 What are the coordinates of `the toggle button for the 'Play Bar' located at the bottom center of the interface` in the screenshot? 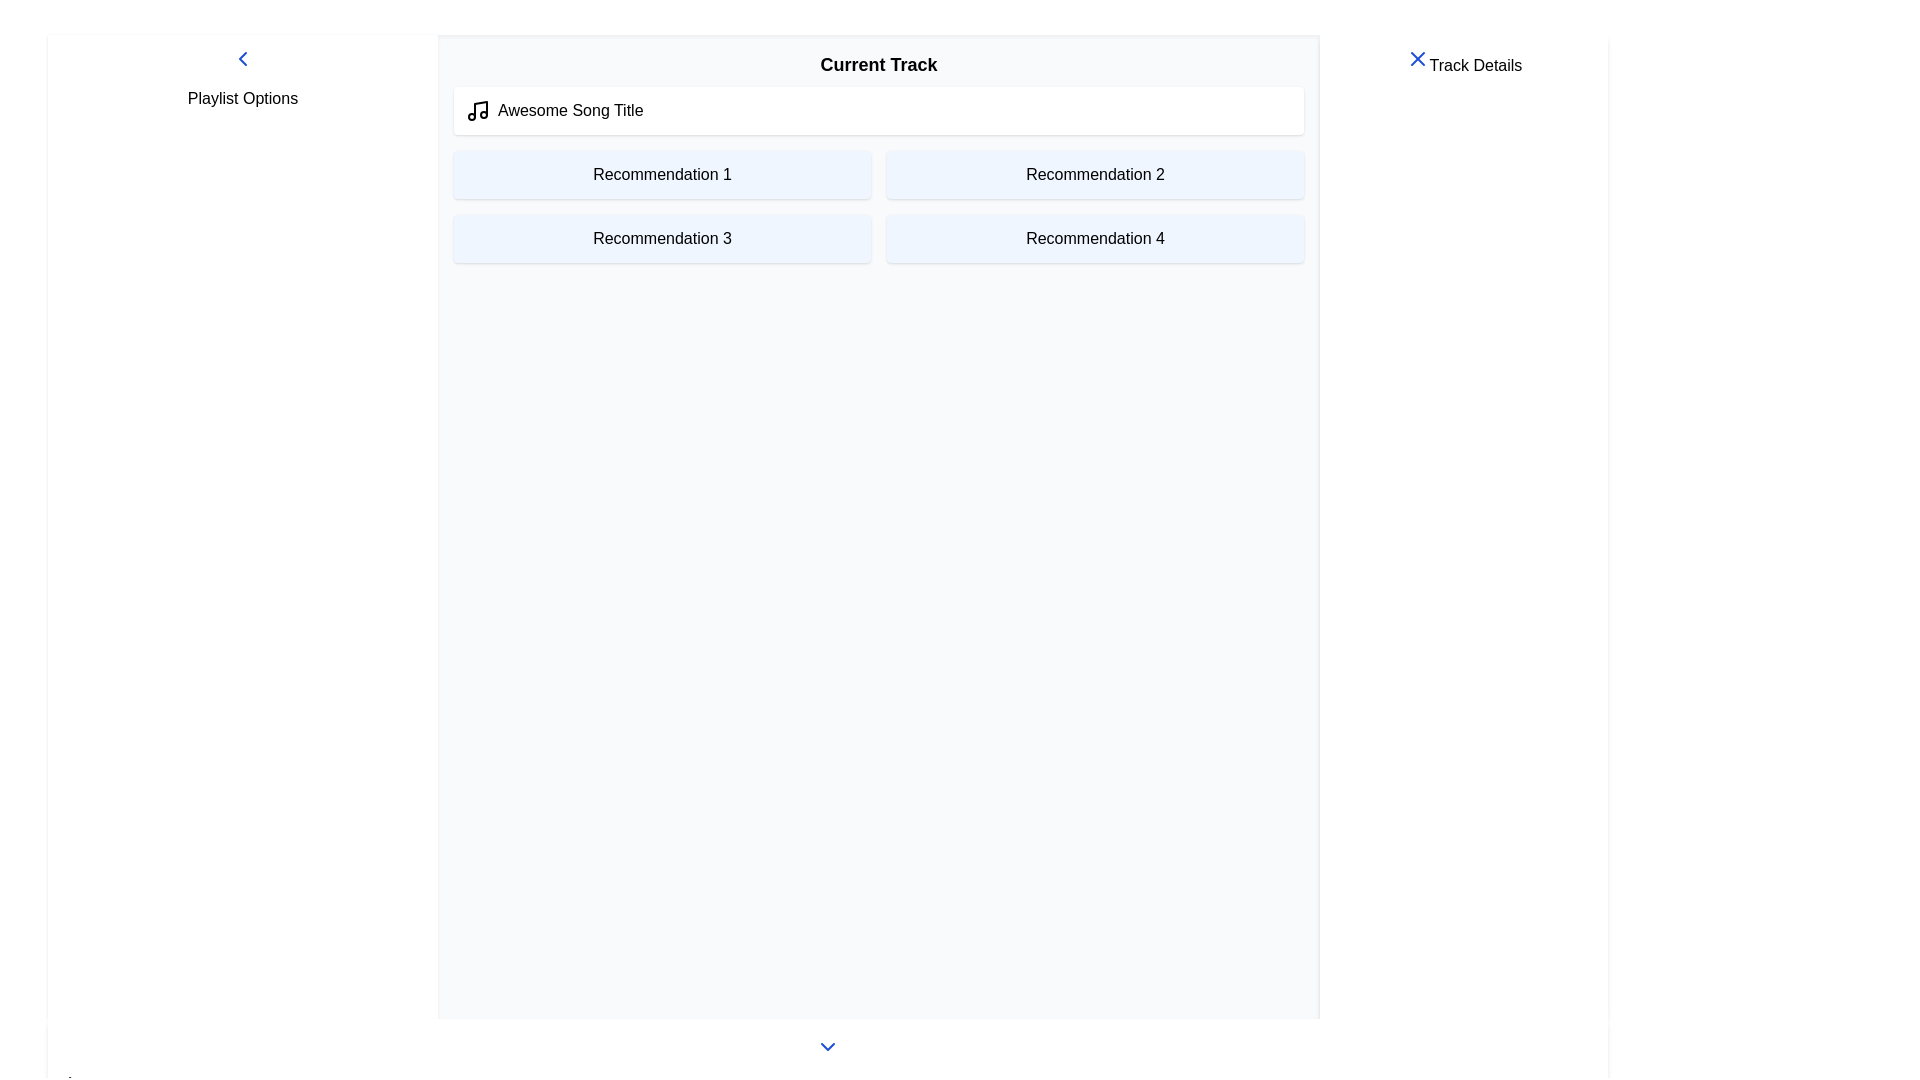 It's located at (828, 1045).